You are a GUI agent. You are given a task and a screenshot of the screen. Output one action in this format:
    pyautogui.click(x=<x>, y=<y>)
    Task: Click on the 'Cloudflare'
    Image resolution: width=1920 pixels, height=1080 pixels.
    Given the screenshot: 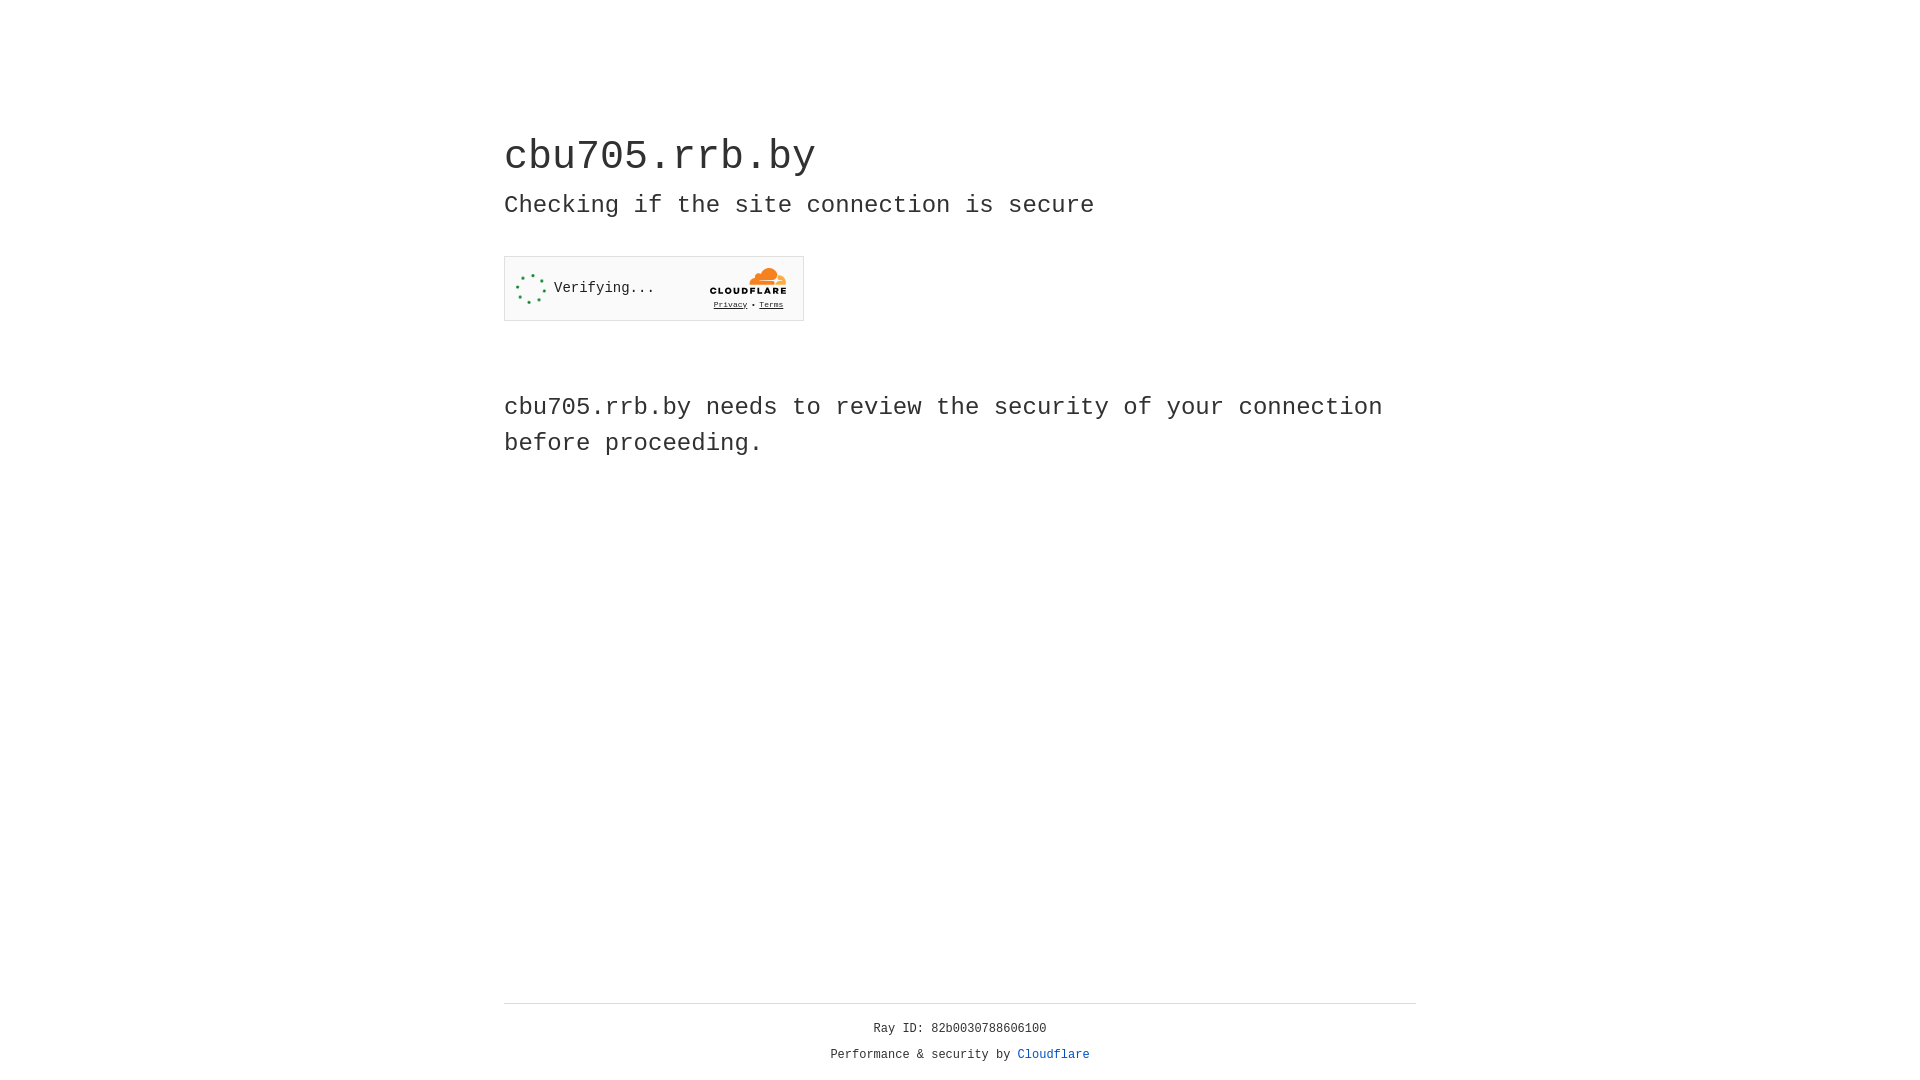 What is the action you would take?
    pyautogui.click(x=1053, y=1054)
    